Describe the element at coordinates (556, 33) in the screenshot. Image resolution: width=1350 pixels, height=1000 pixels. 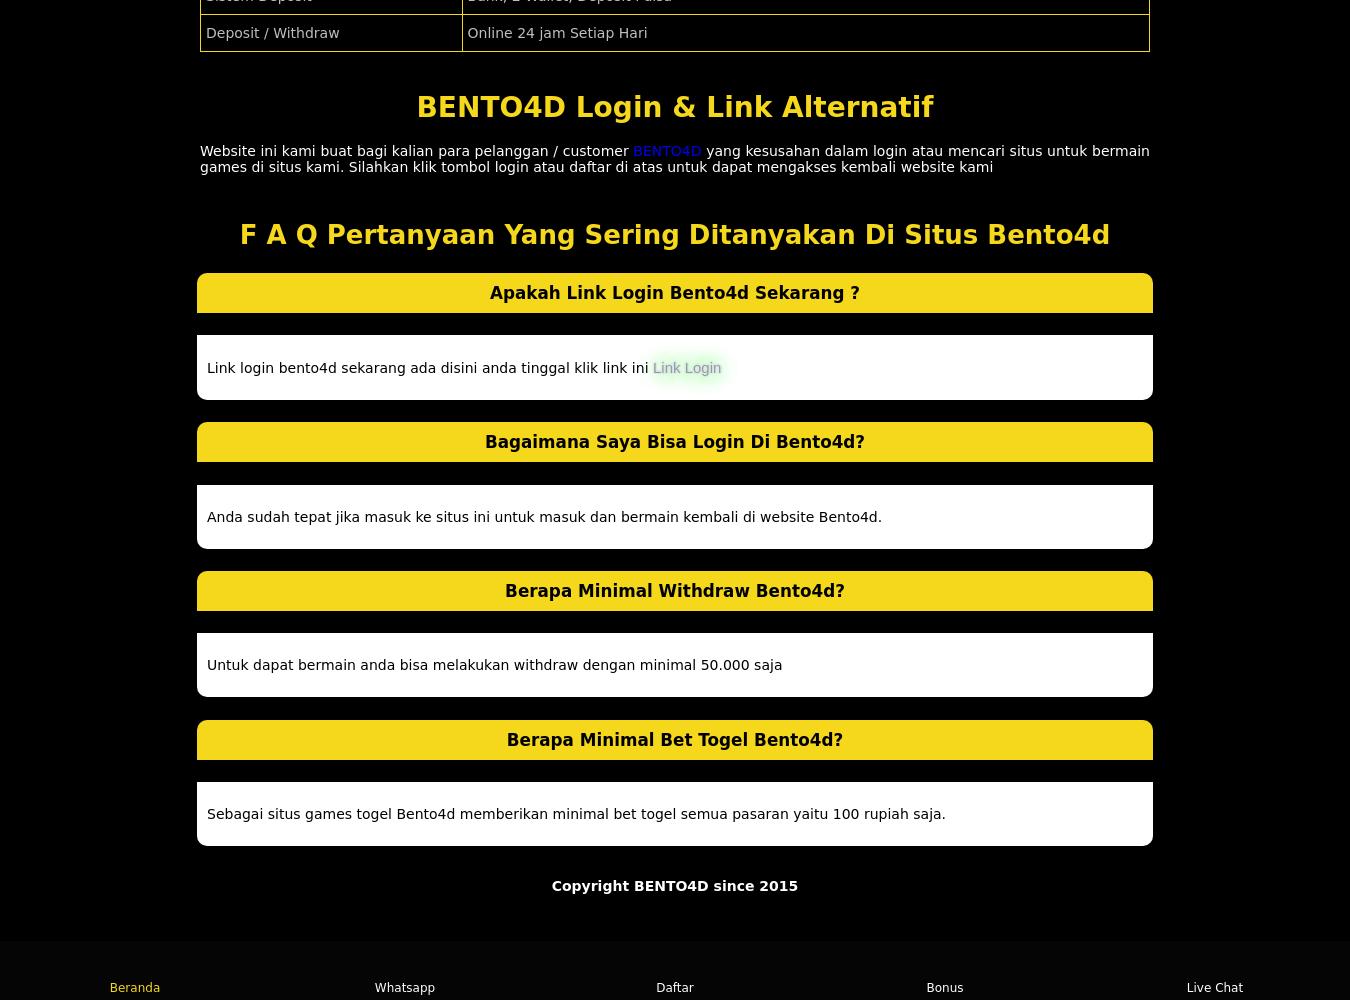
I see `'Online 24 jam Setiap Hari'` at that location.